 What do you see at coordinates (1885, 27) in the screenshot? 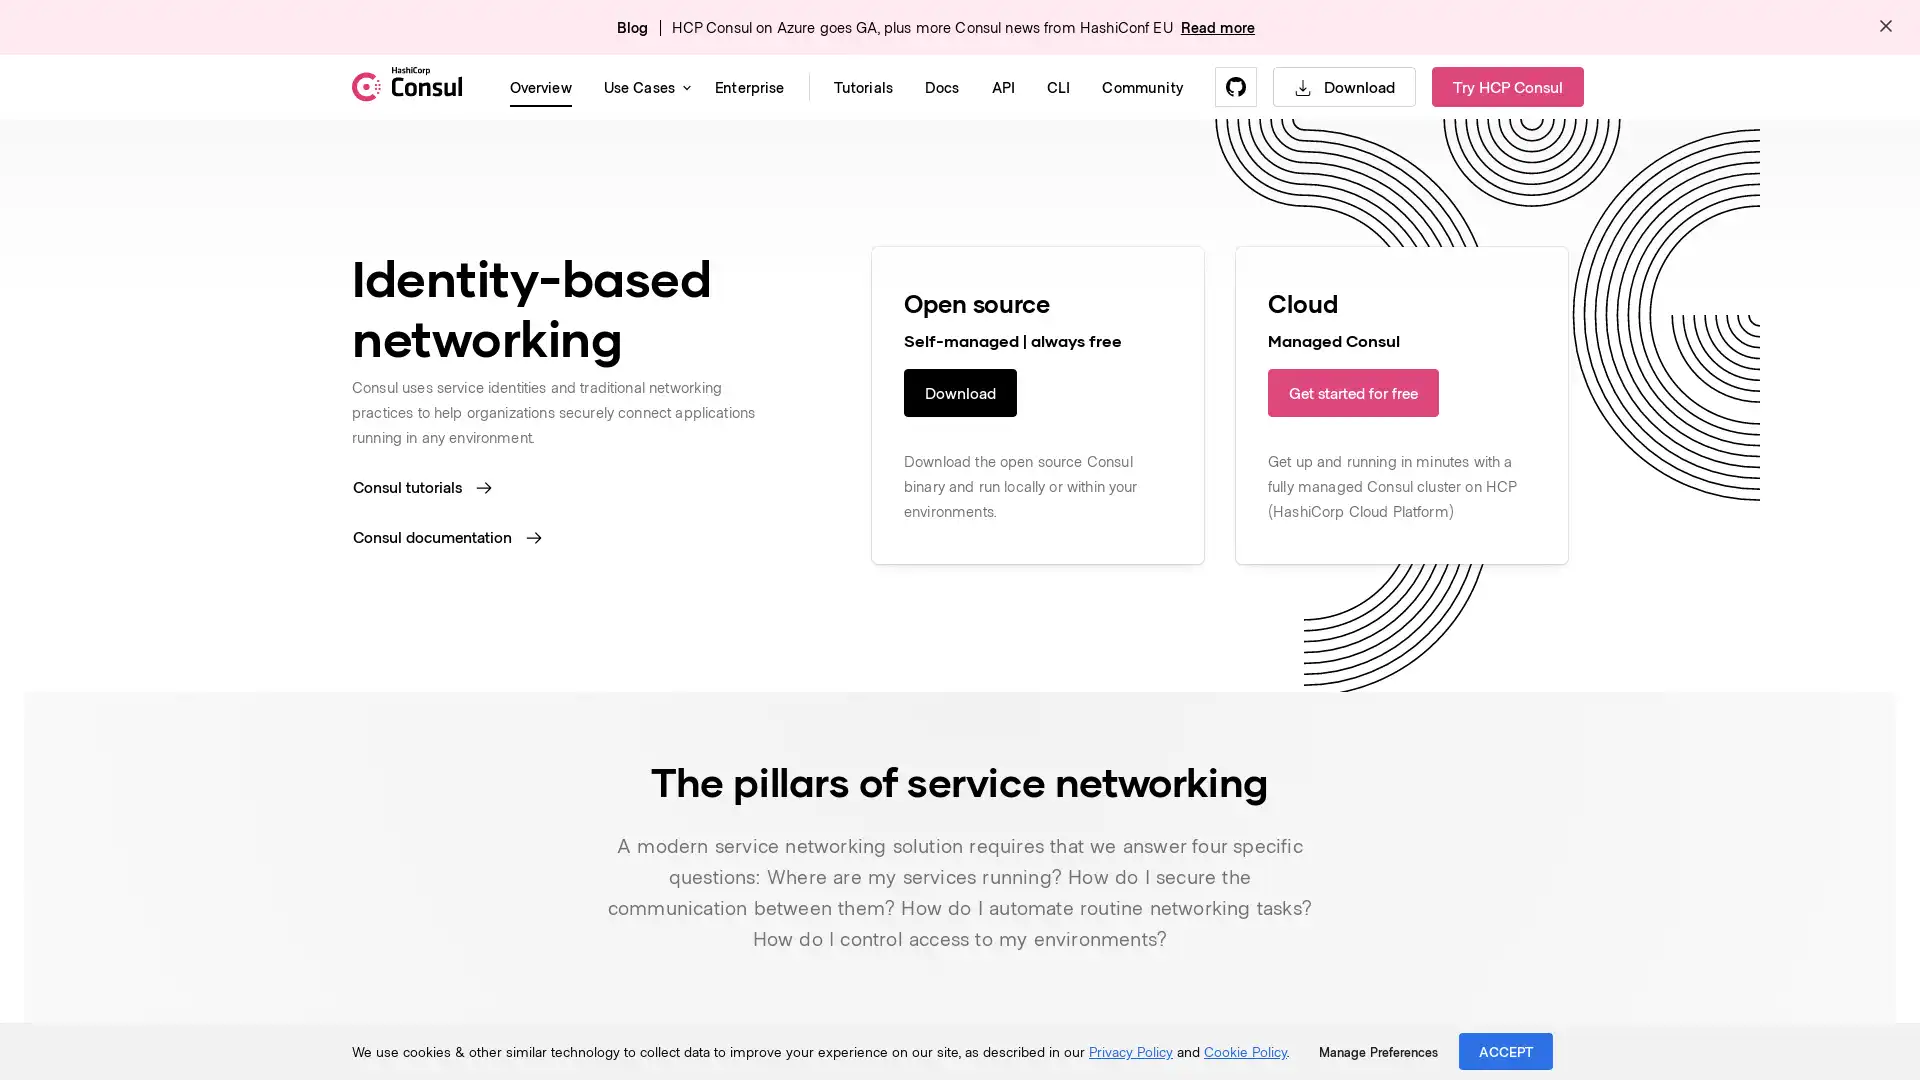
I see `Dismiss alert` at bounding box center [1885, 27].